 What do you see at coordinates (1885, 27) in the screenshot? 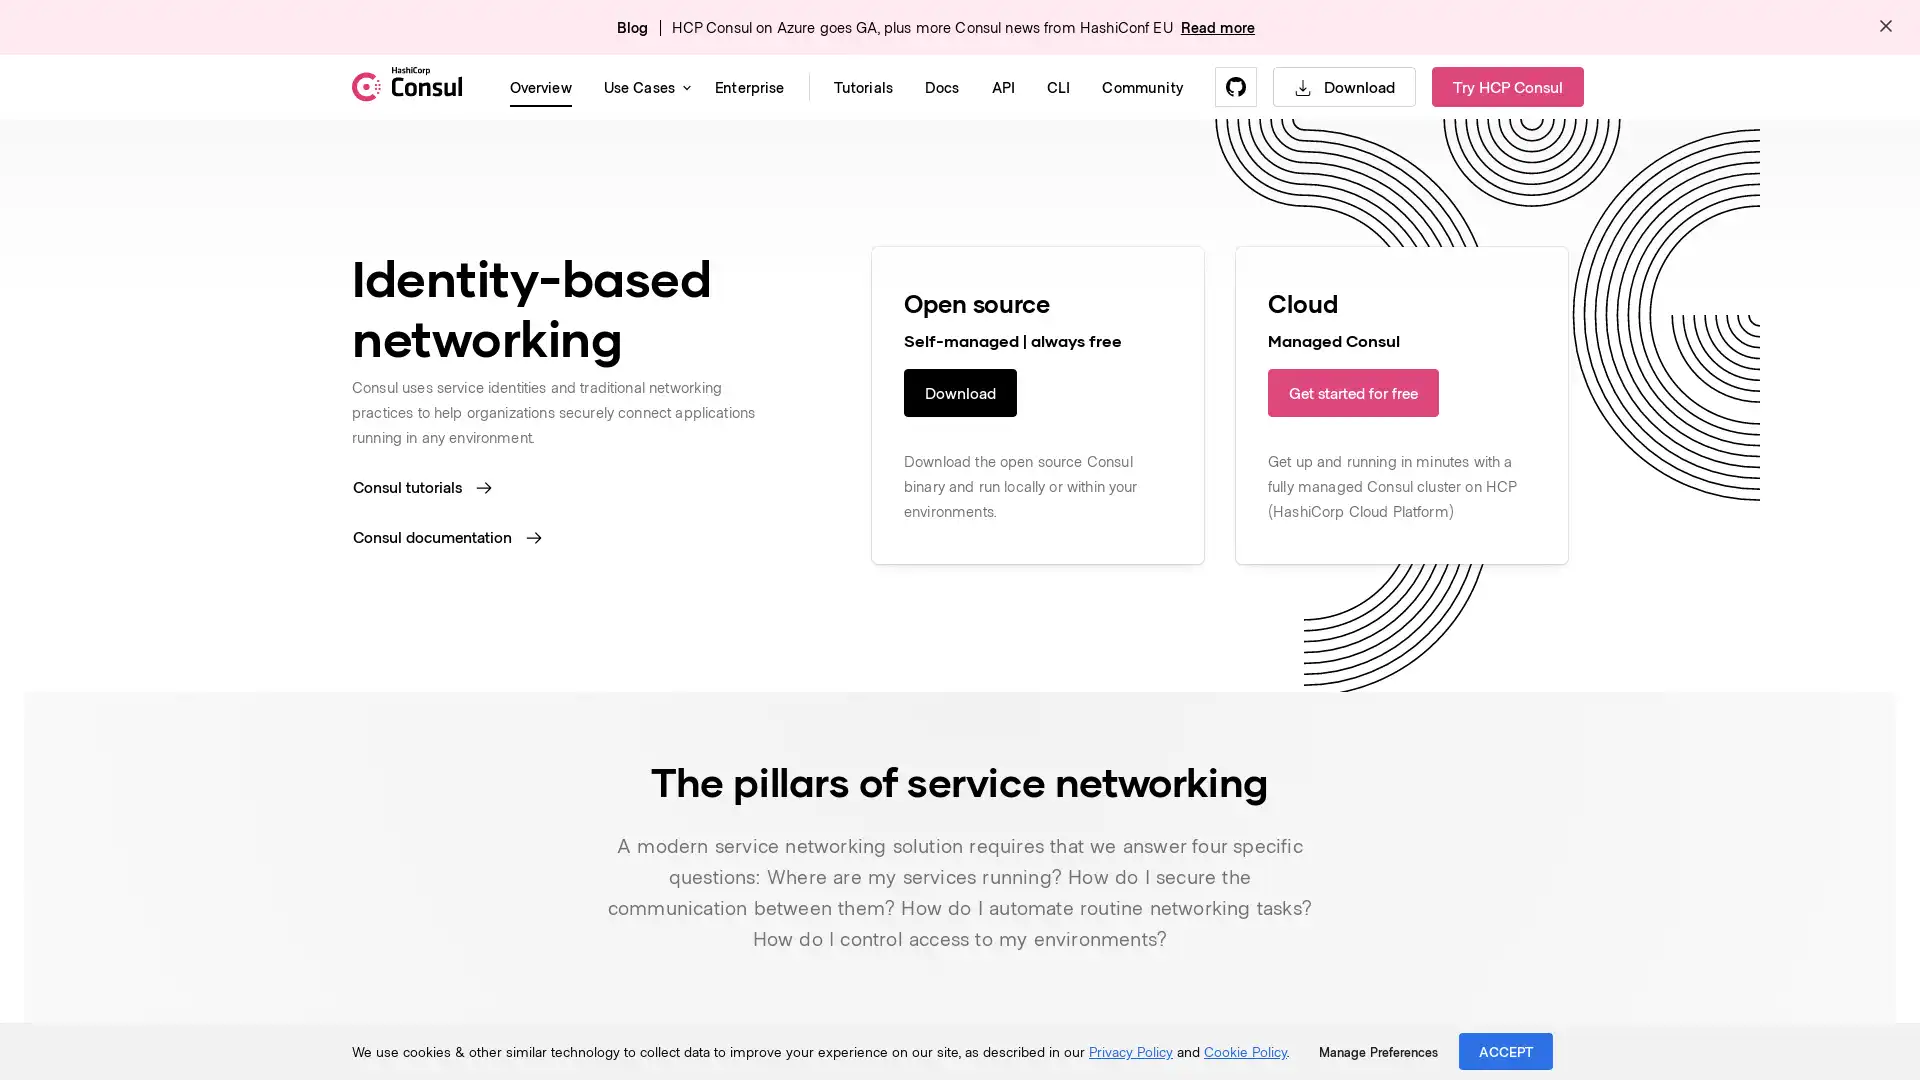
I see `Dismiss alert` at bounding box center [1885, 27].